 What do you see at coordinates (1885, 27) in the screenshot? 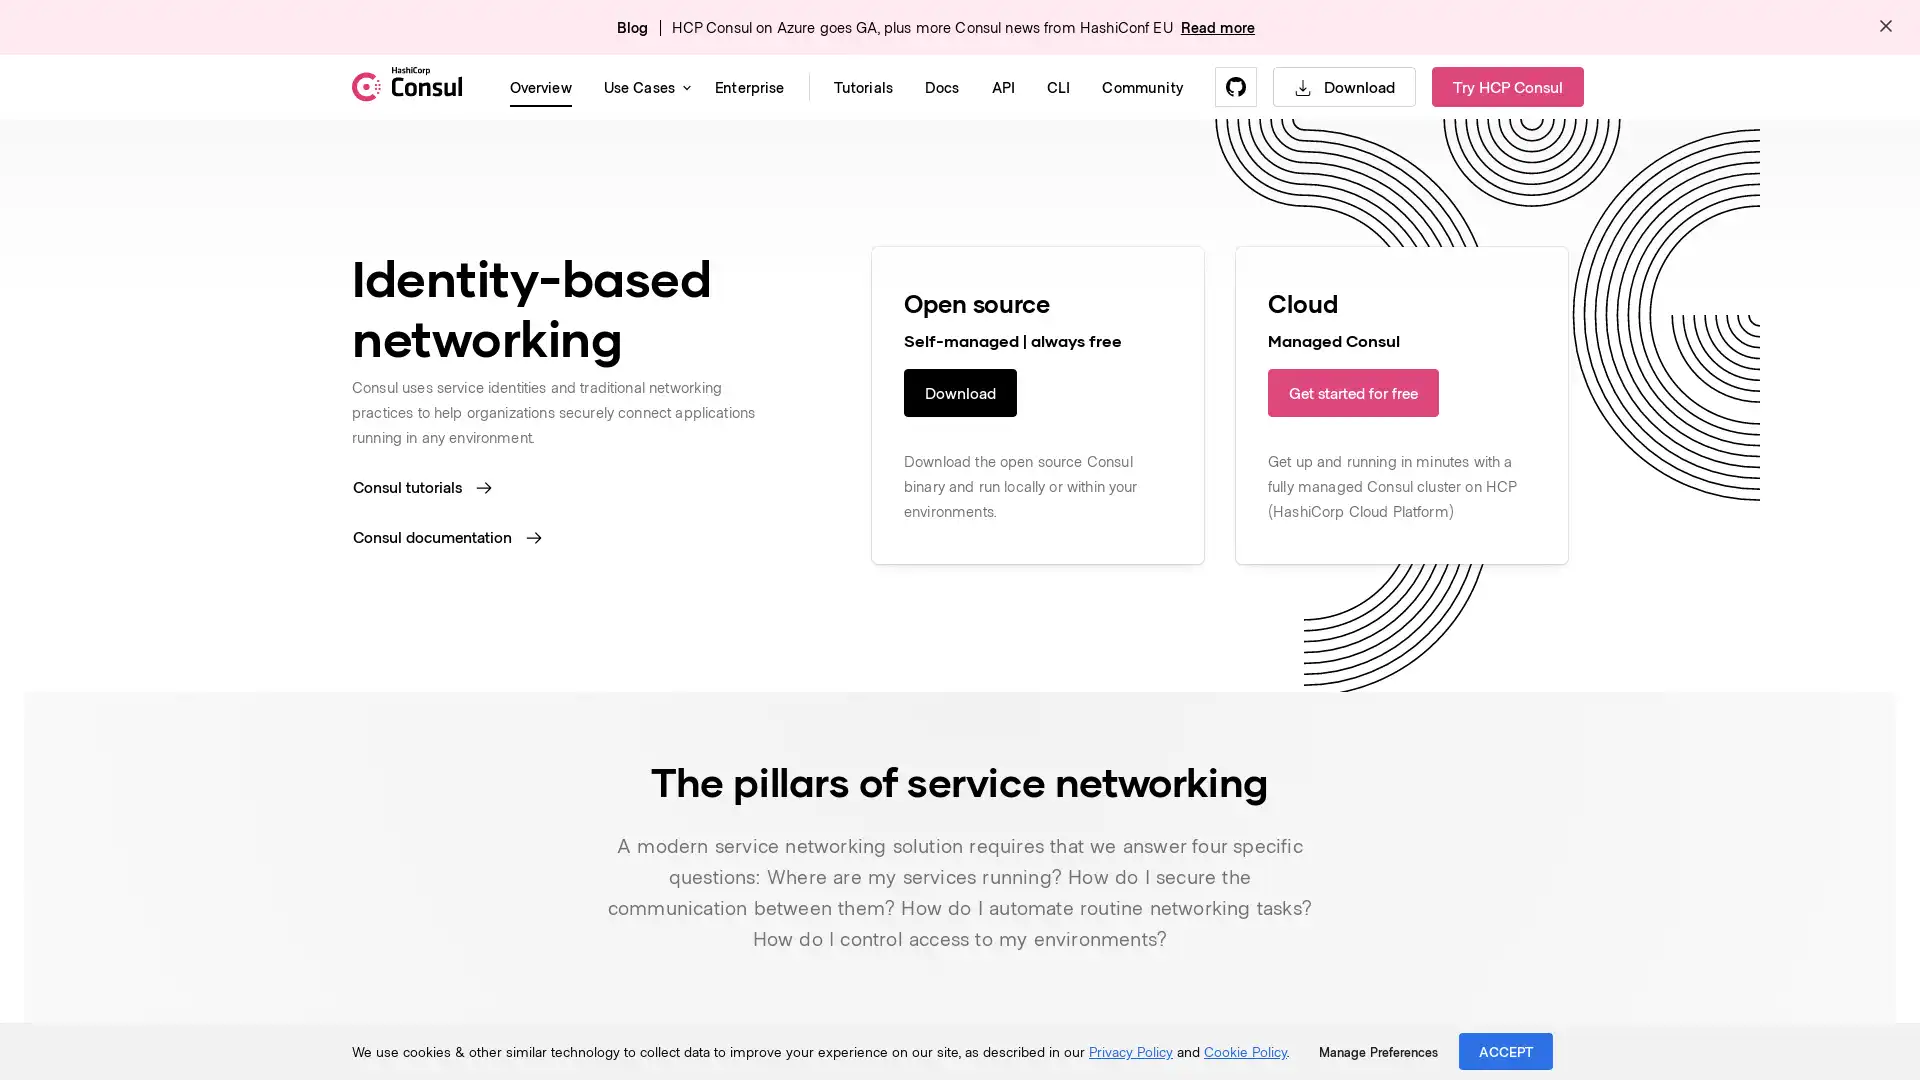
I see `Dismiss alert` at bounding box center [1885, 27].